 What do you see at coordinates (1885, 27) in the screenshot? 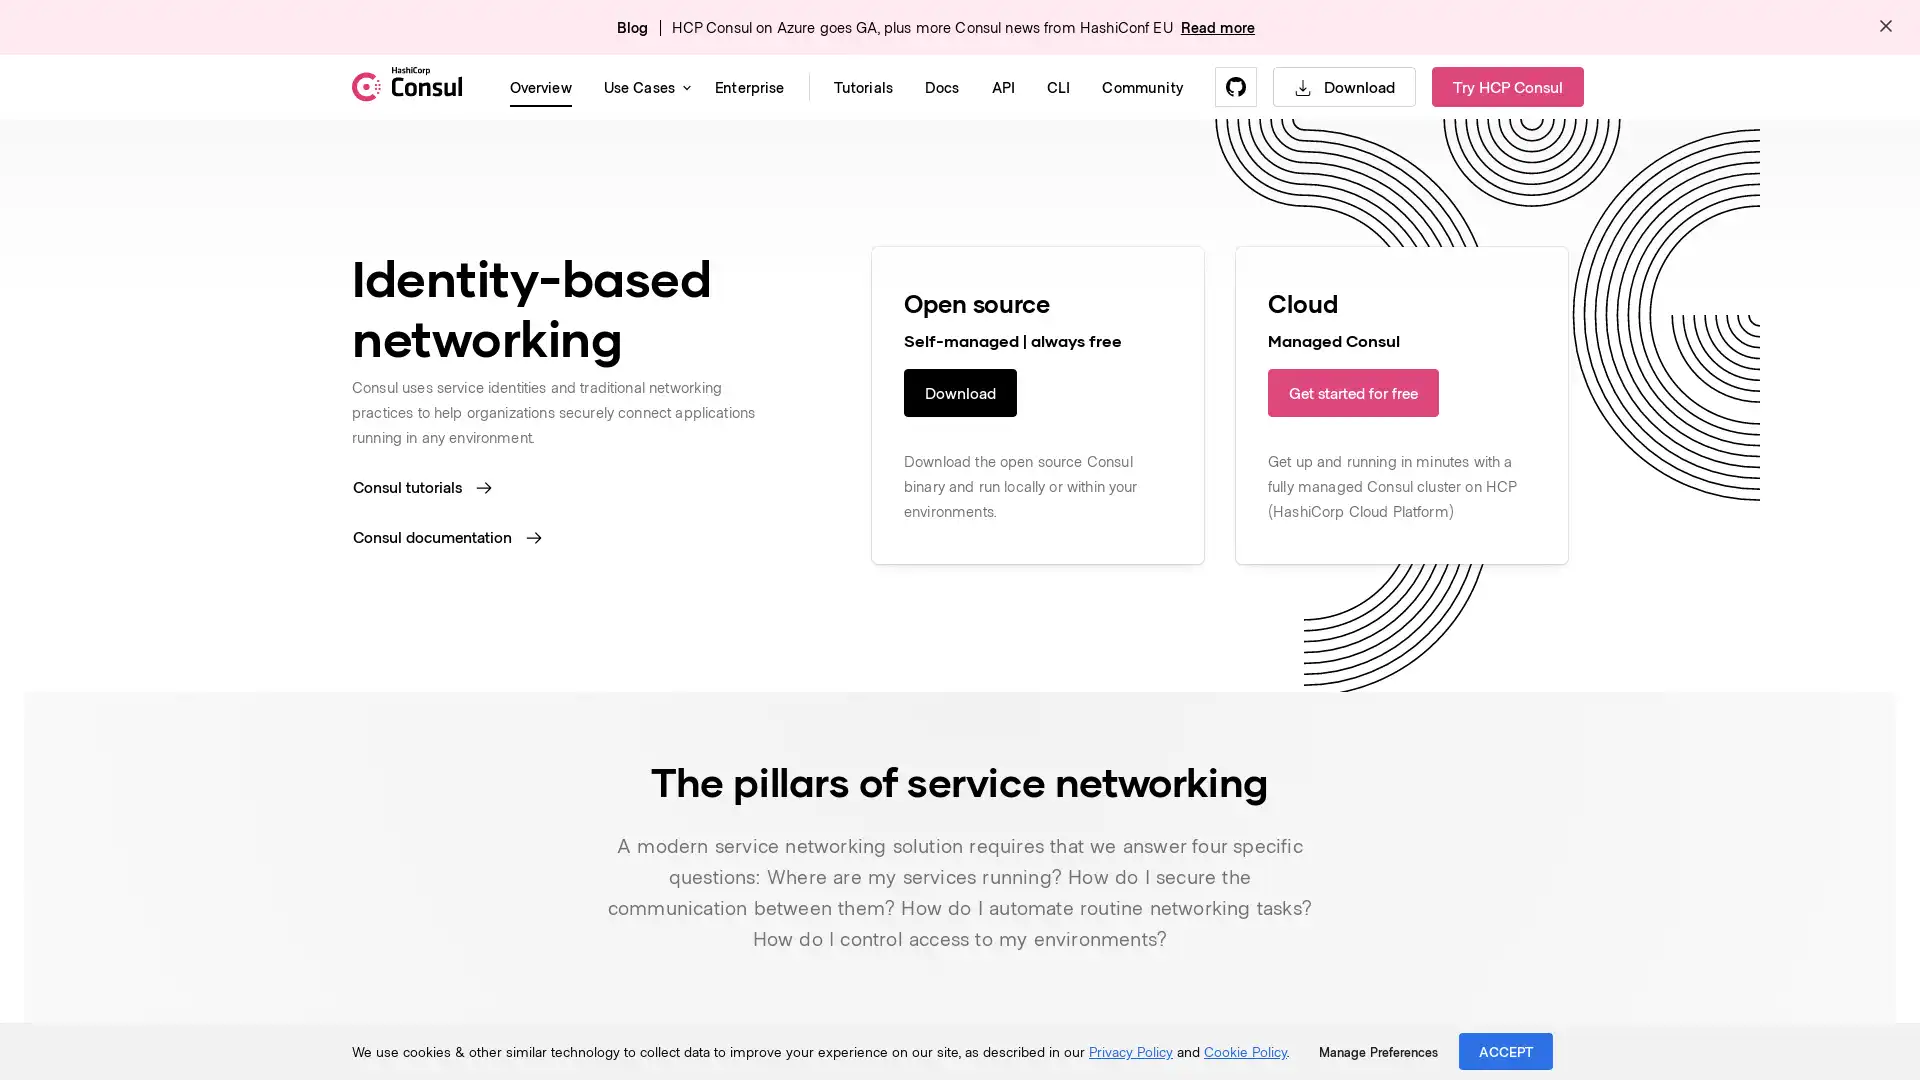
I see `Dismiss alert` at bounding box center [1885, 27].